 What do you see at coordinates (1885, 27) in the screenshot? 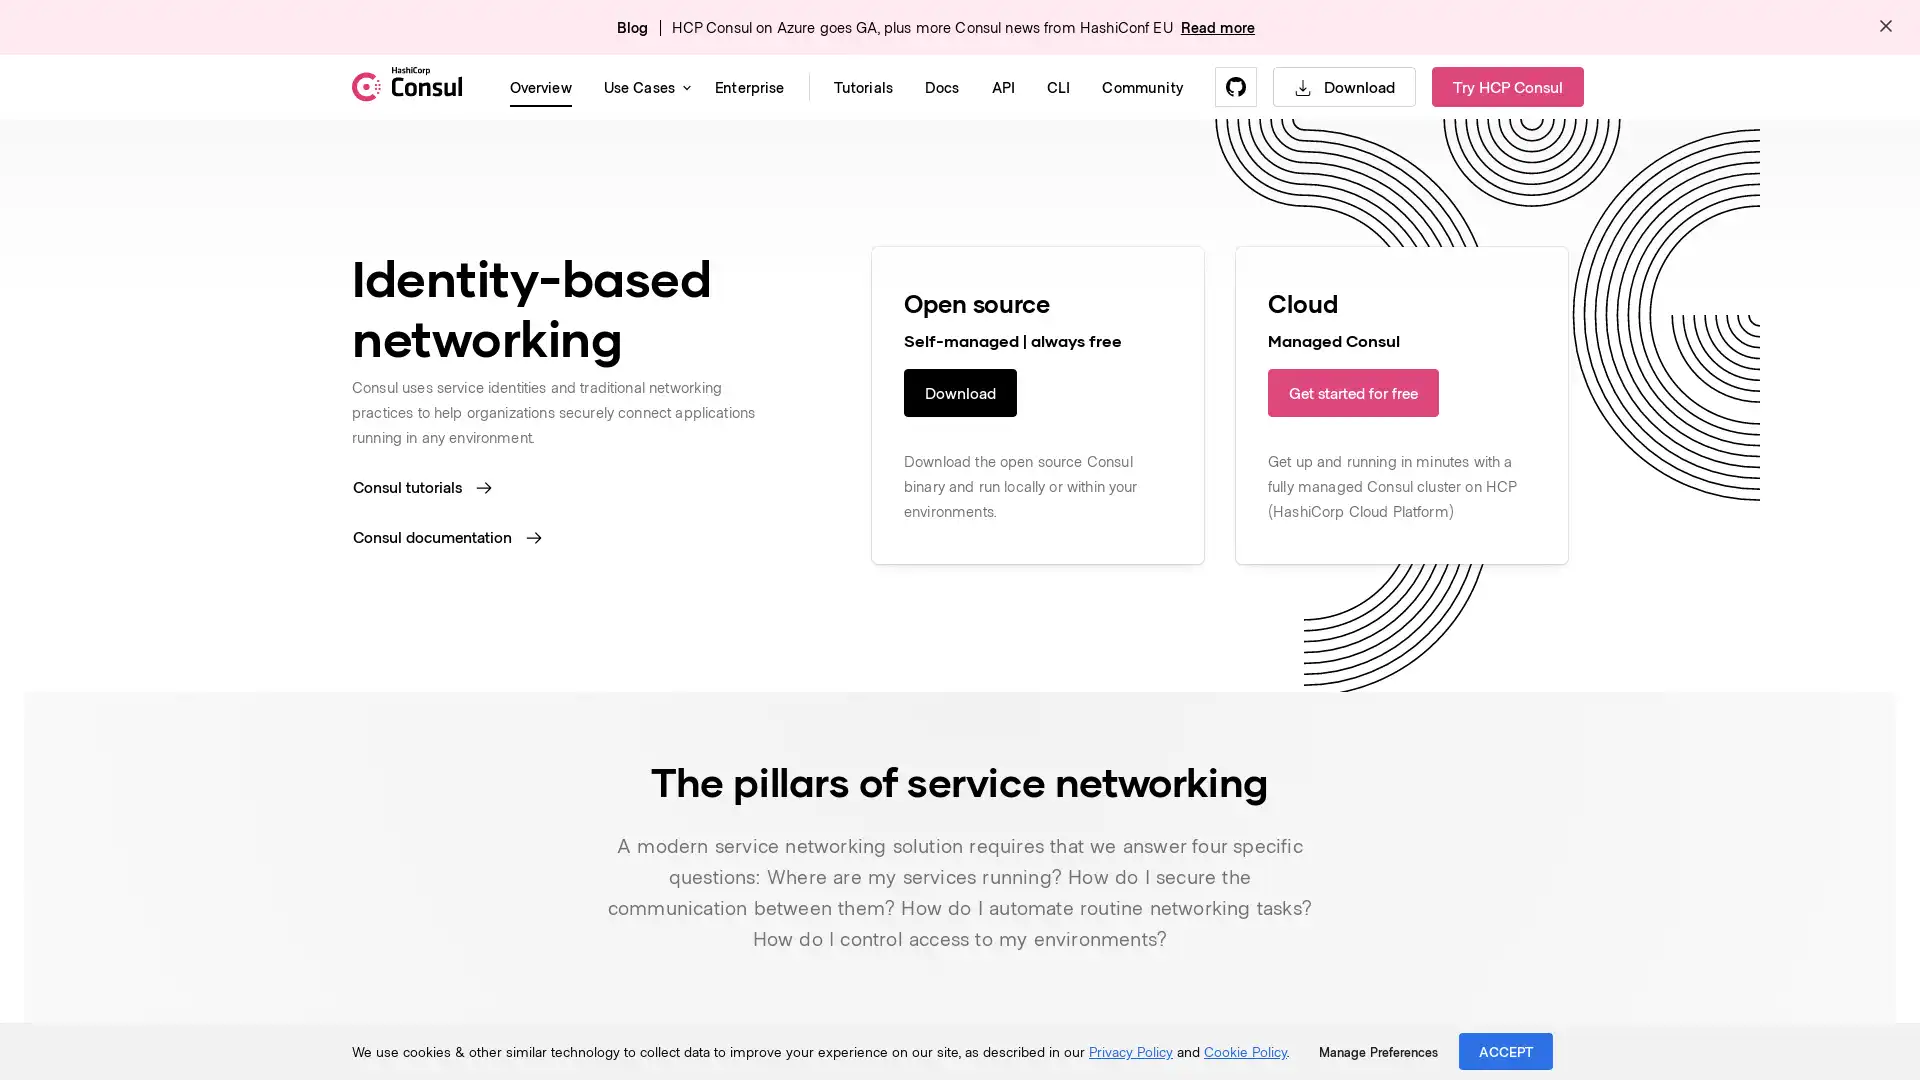
I see `Dismiss alert` at bounding box center [1885, 27].